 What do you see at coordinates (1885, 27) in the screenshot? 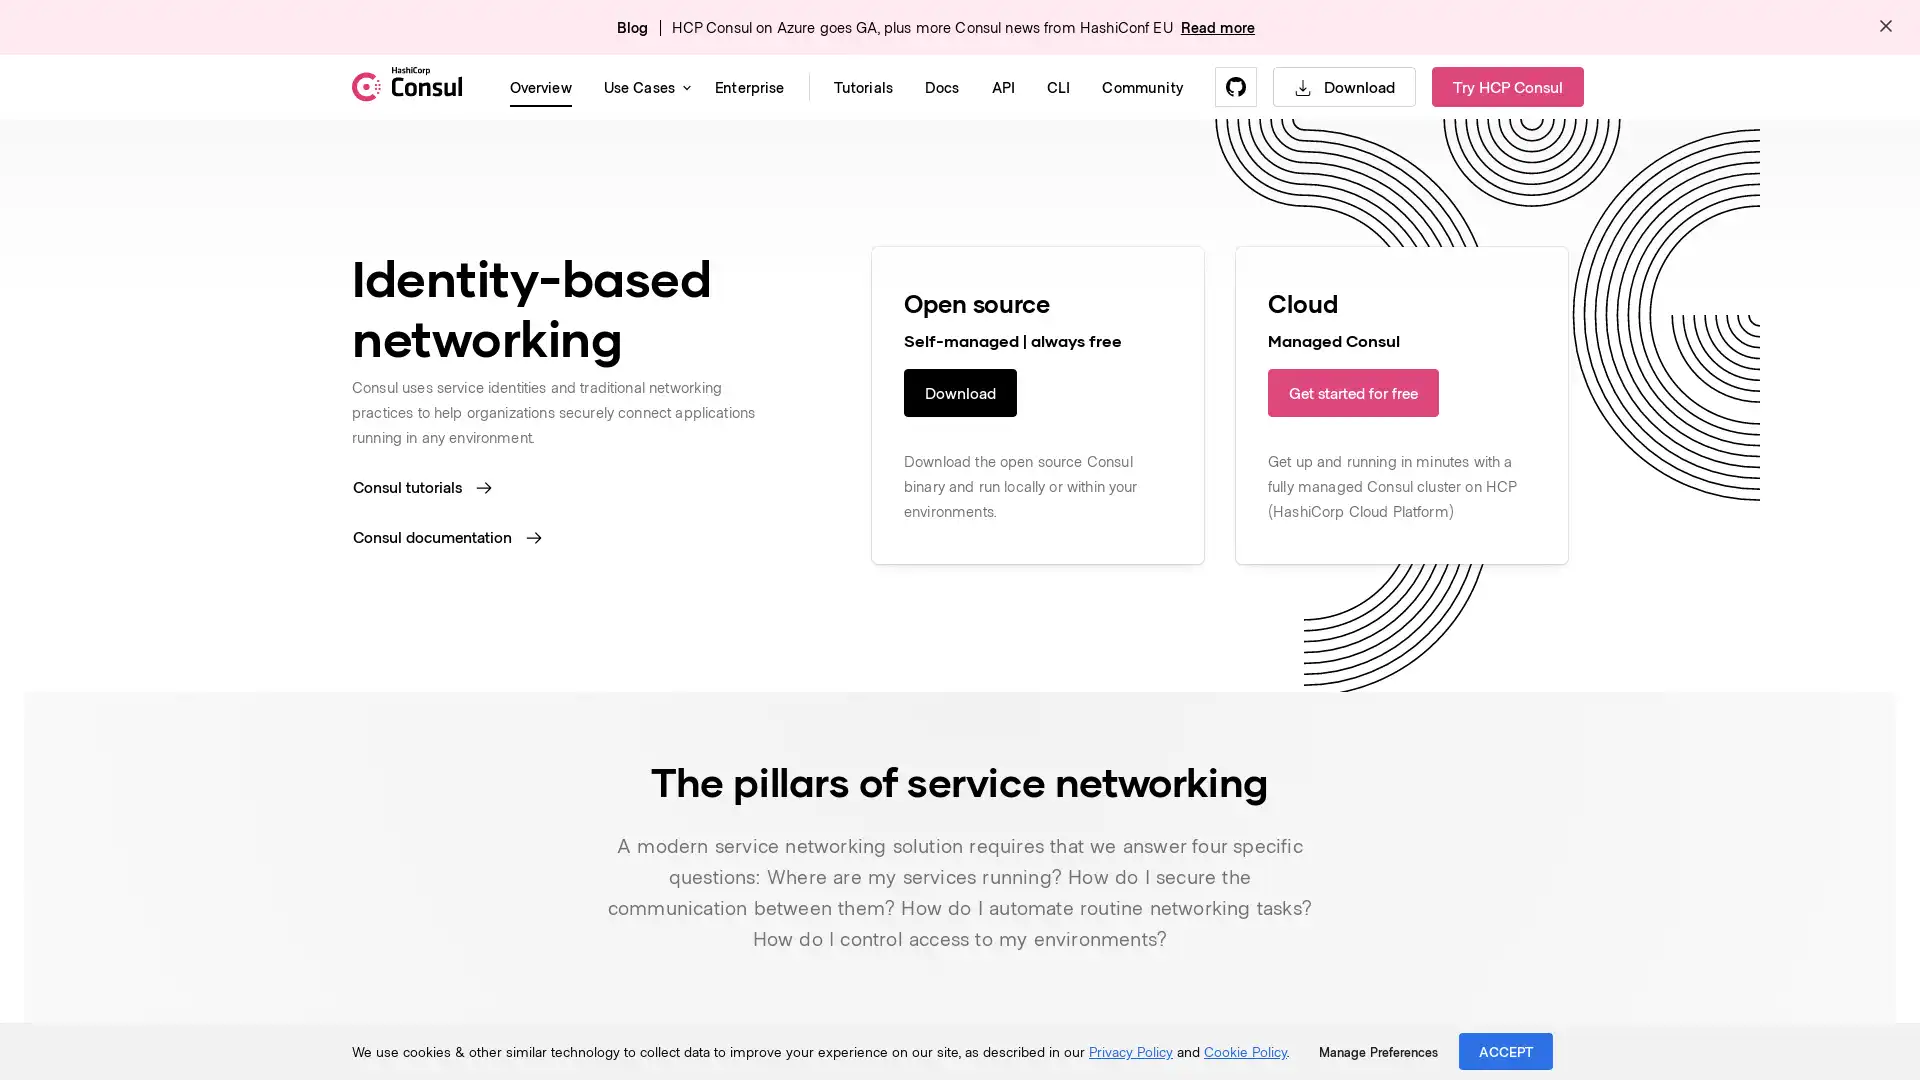
I see `Dismiss alert` at bounding box center [1885, 27].